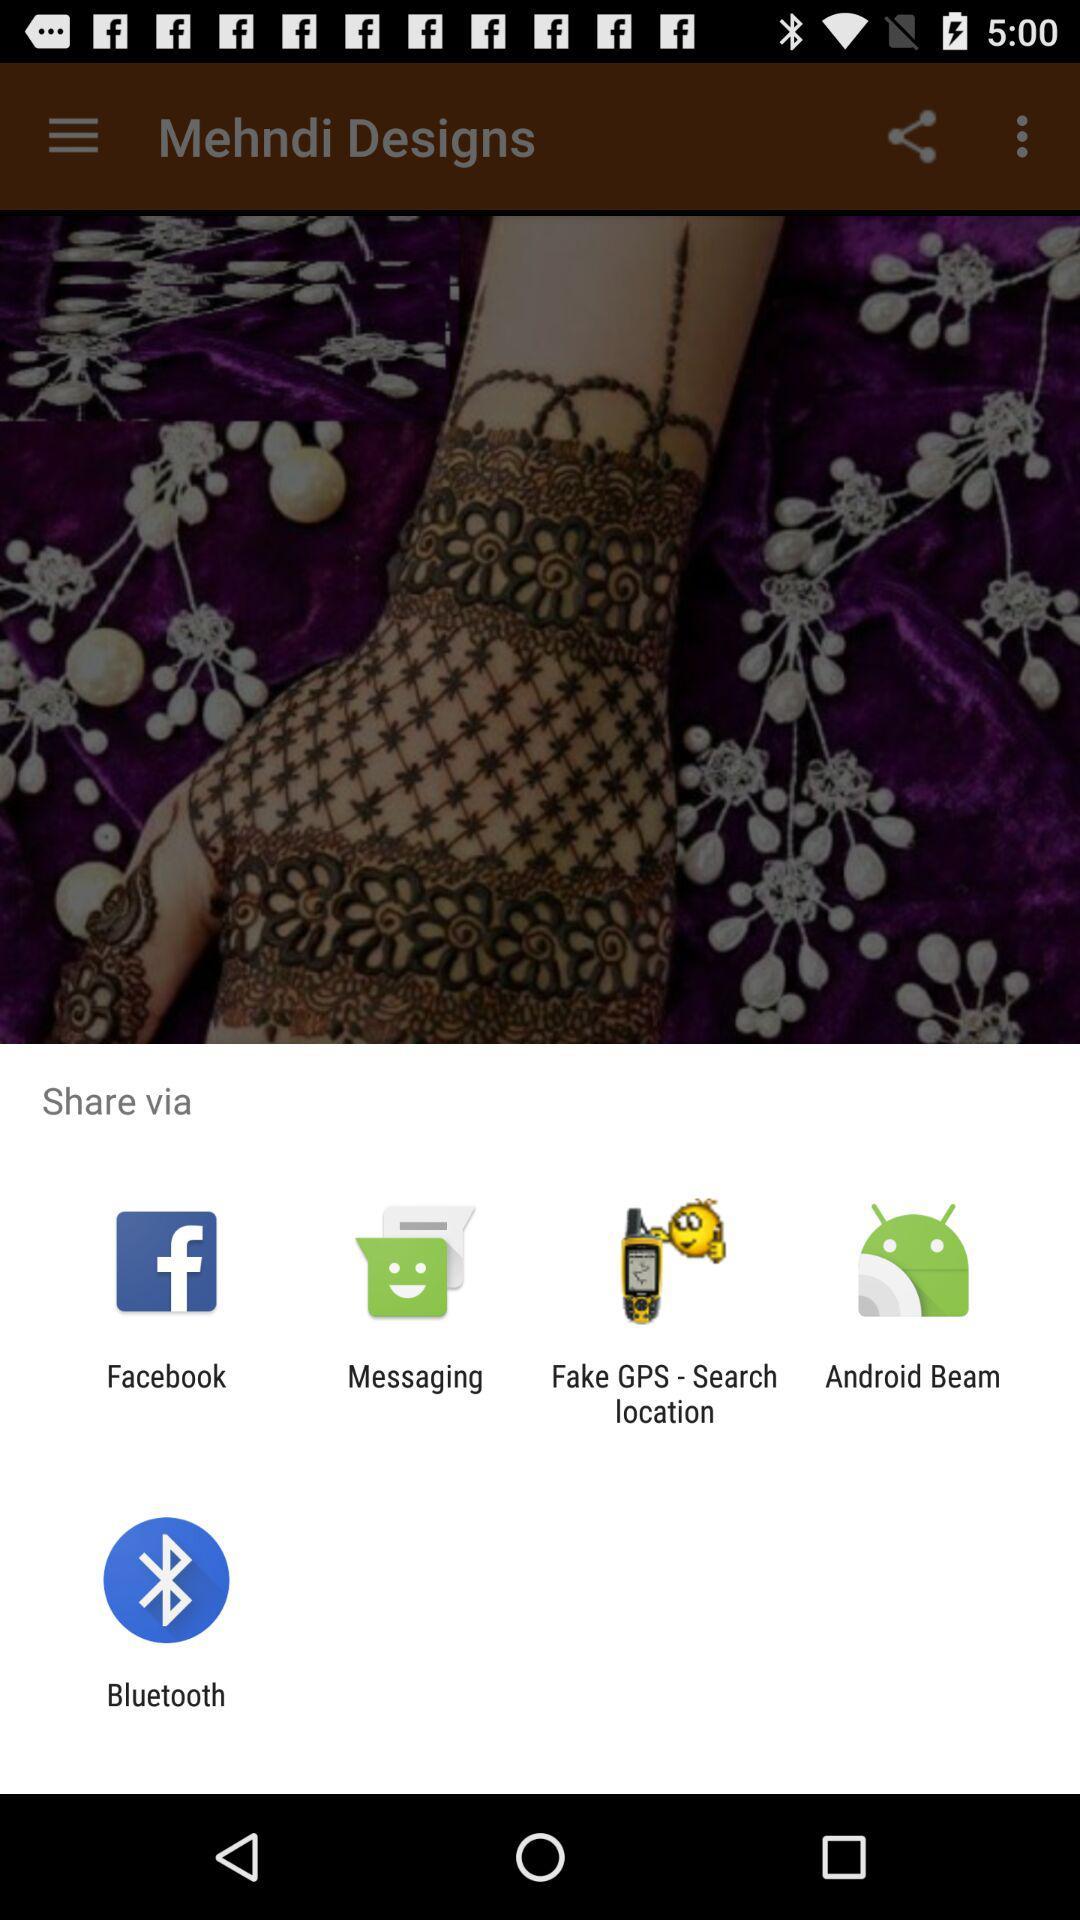 The height and width of the screenshot is (1920, 1080). Describe the element at coordinates (414, 1392) in the screenshot. I see `the app to the left of fake gps search` at that location.